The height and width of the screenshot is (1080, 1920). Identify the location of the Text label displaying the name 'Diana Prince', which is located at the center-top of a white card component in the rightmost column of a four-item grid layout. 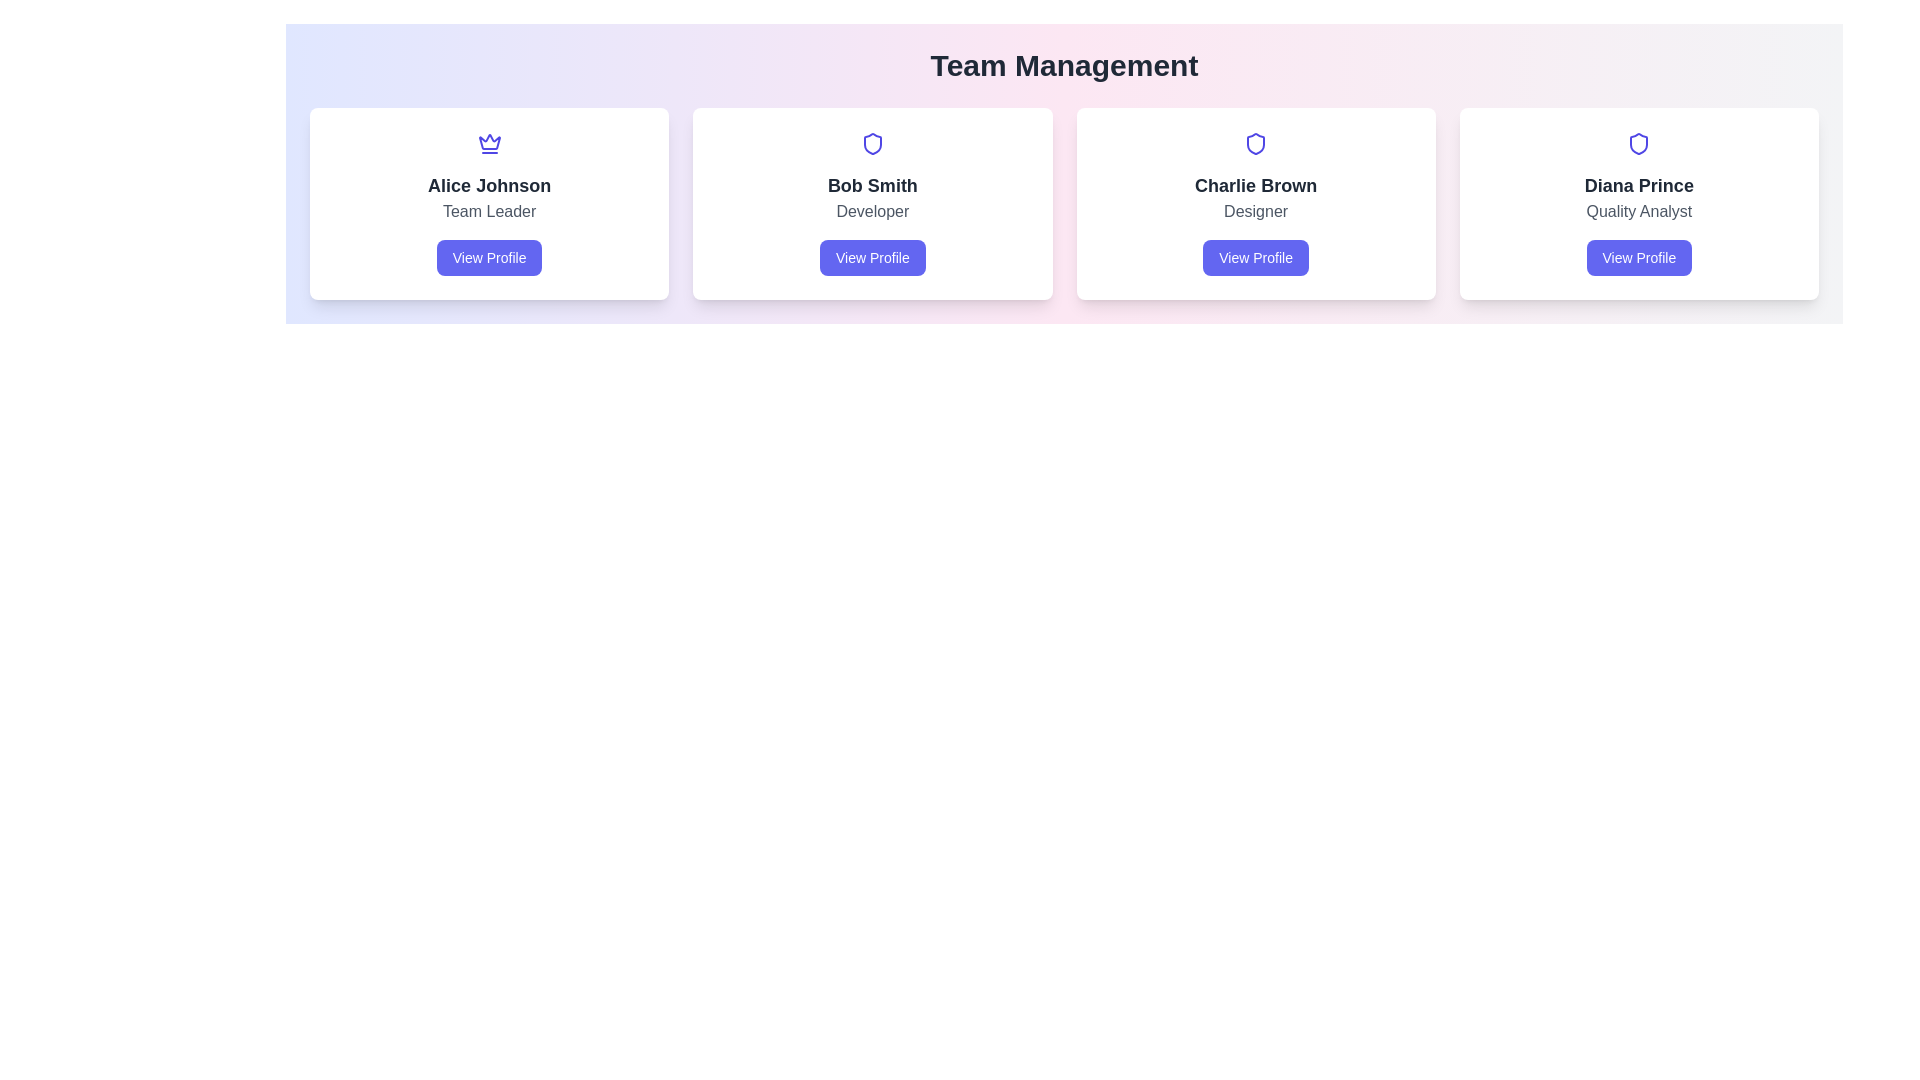
(1639, 185).